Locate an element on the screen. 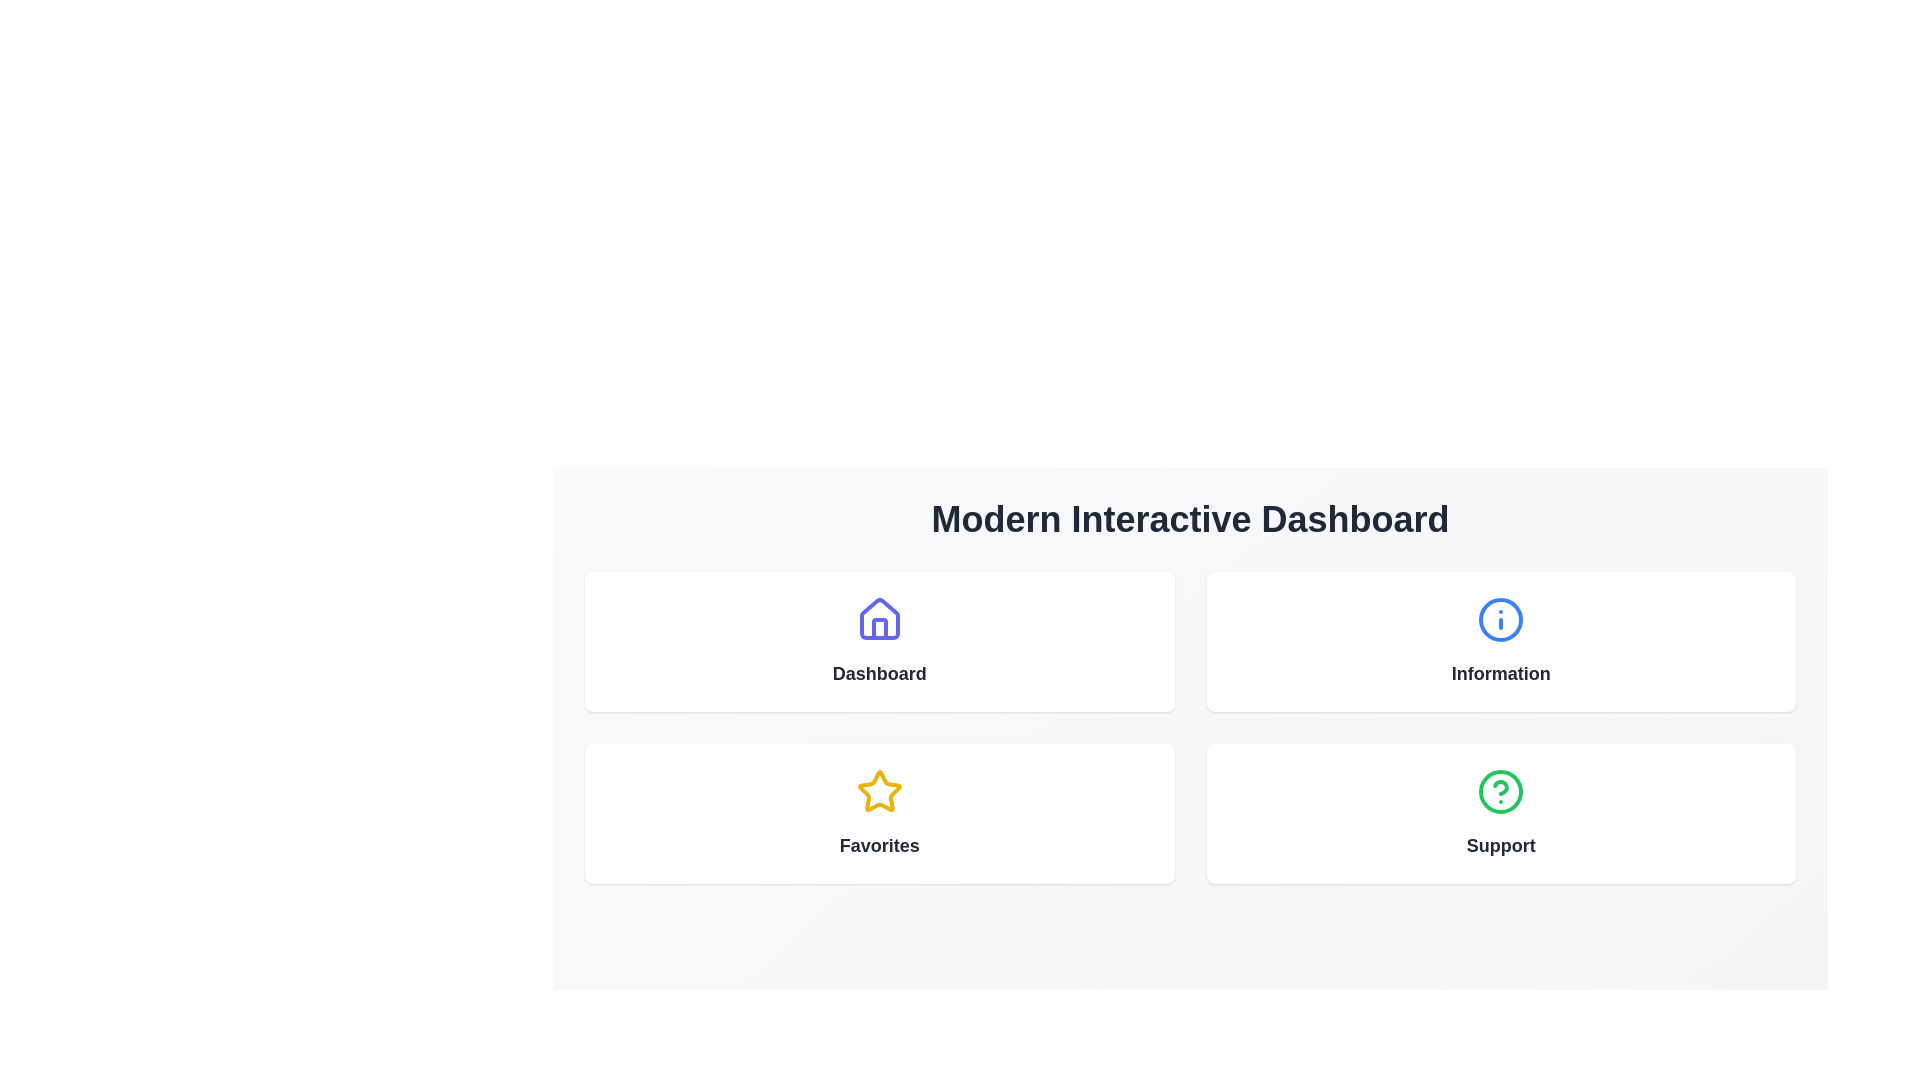 This screenshot has width=1920, height=1080. the home icon located under the title 'Modern Interactive Dashboard' is located at coordinates (879, 619).